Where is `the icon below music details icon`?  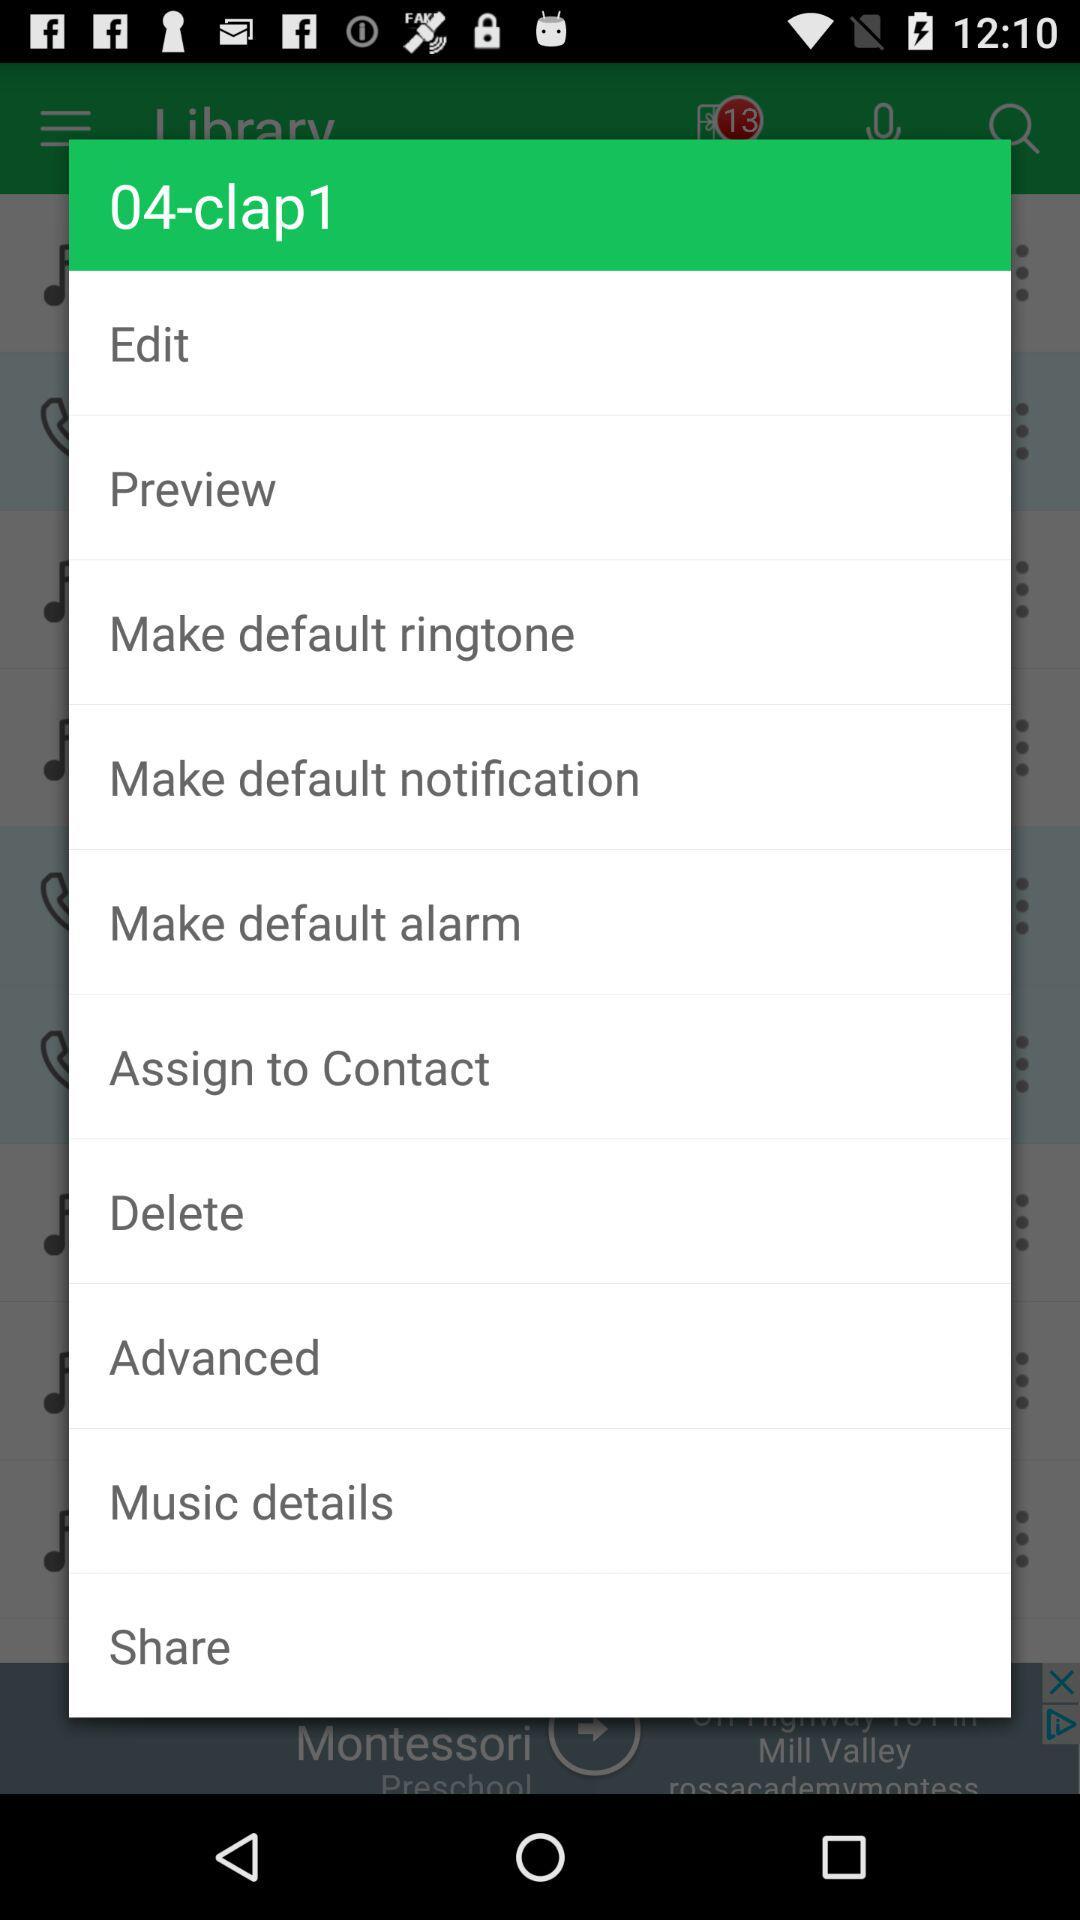 the icon below music details icon is located at coordinates (540, 1645).